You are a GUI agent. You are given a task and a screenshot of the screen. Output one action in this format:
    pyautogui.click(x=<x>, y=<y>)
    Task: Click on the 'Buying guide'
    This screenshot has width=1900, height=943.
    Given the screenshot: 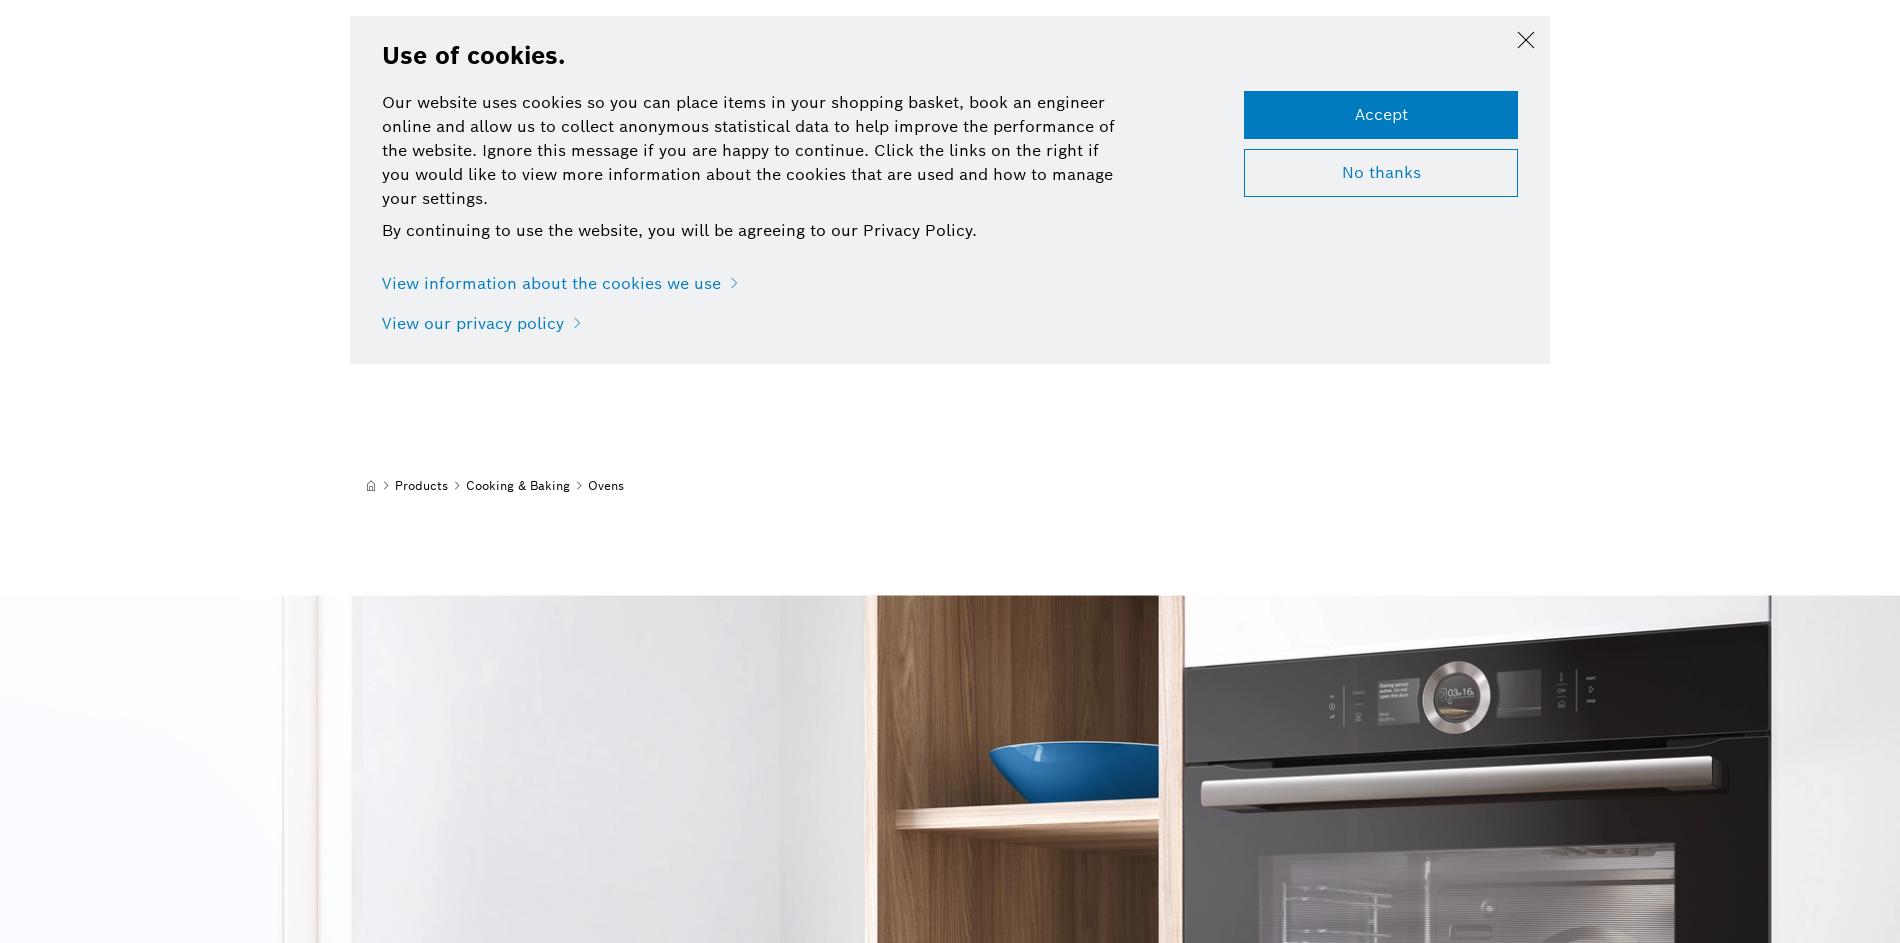 What is the action you would take?
    pyautogui.click(x=614, y=105)
    